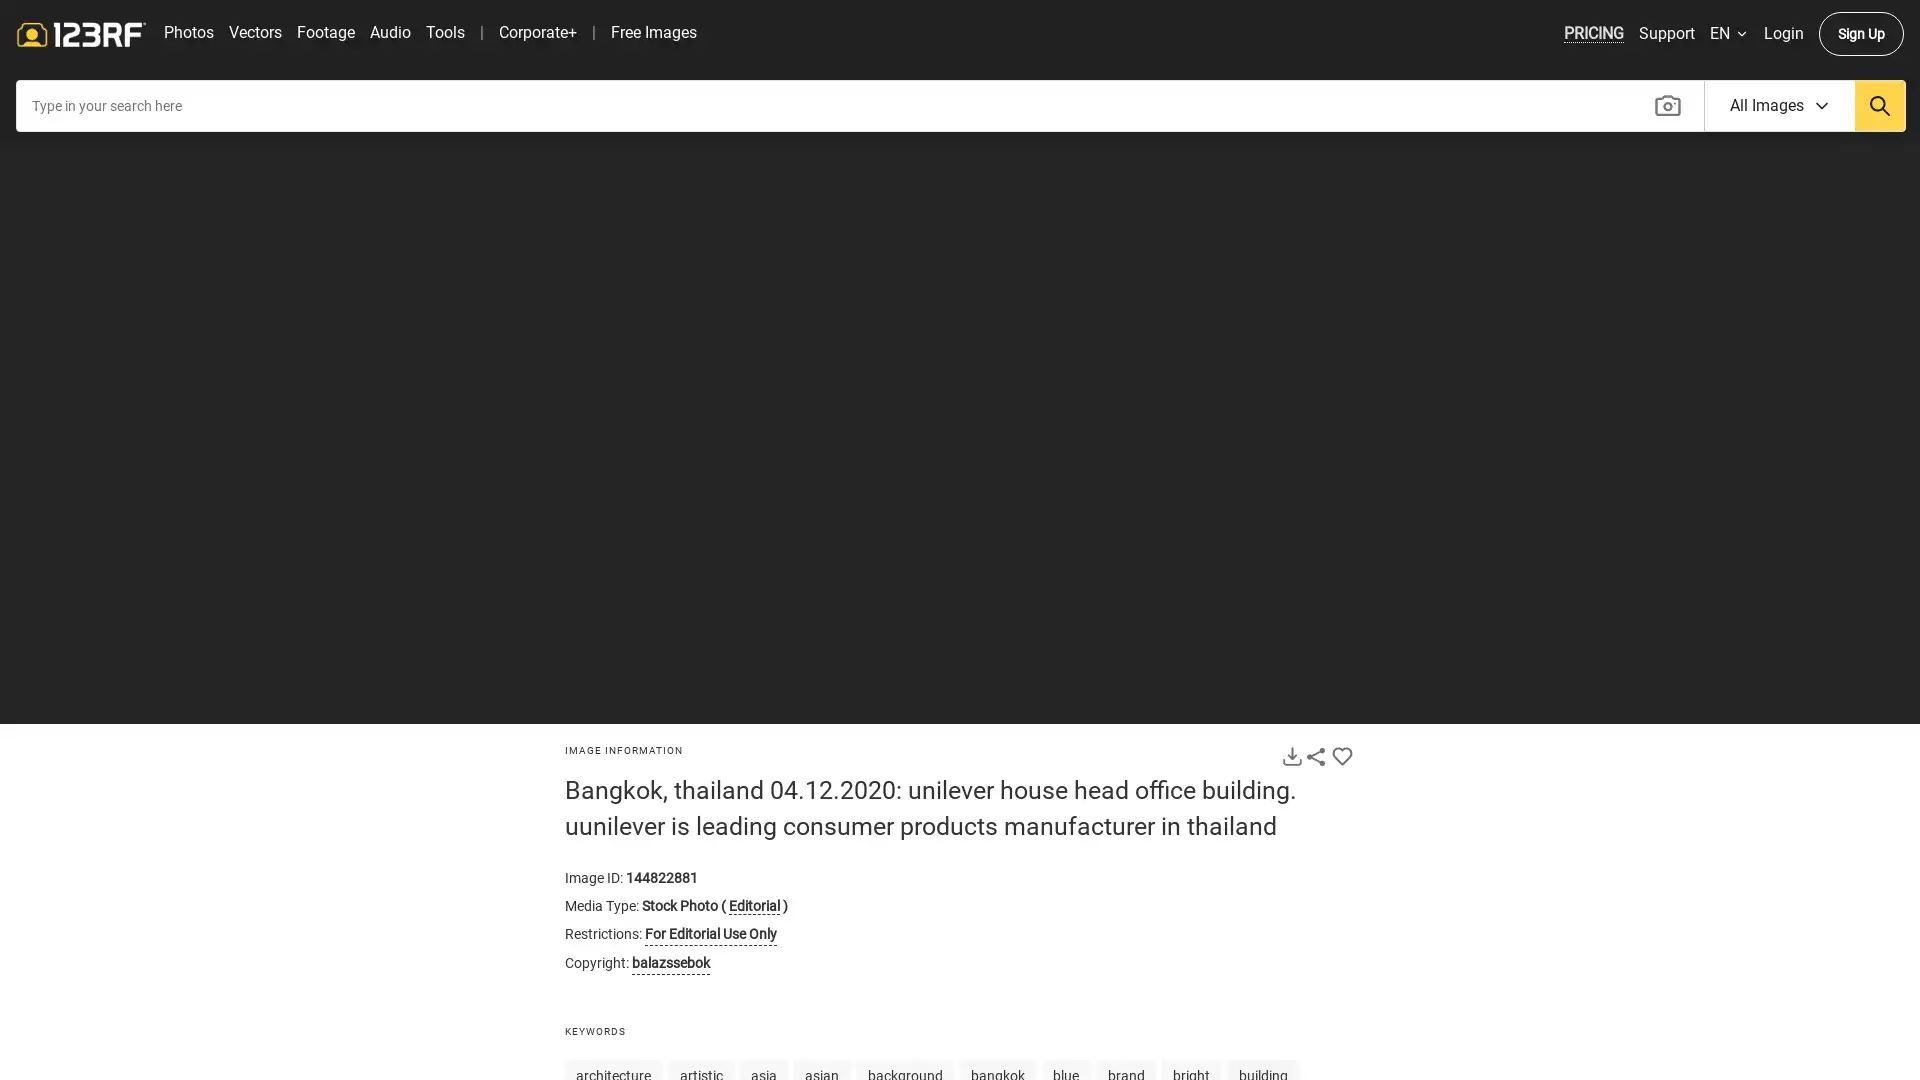  I want to click on Login, so click(1783, 104).